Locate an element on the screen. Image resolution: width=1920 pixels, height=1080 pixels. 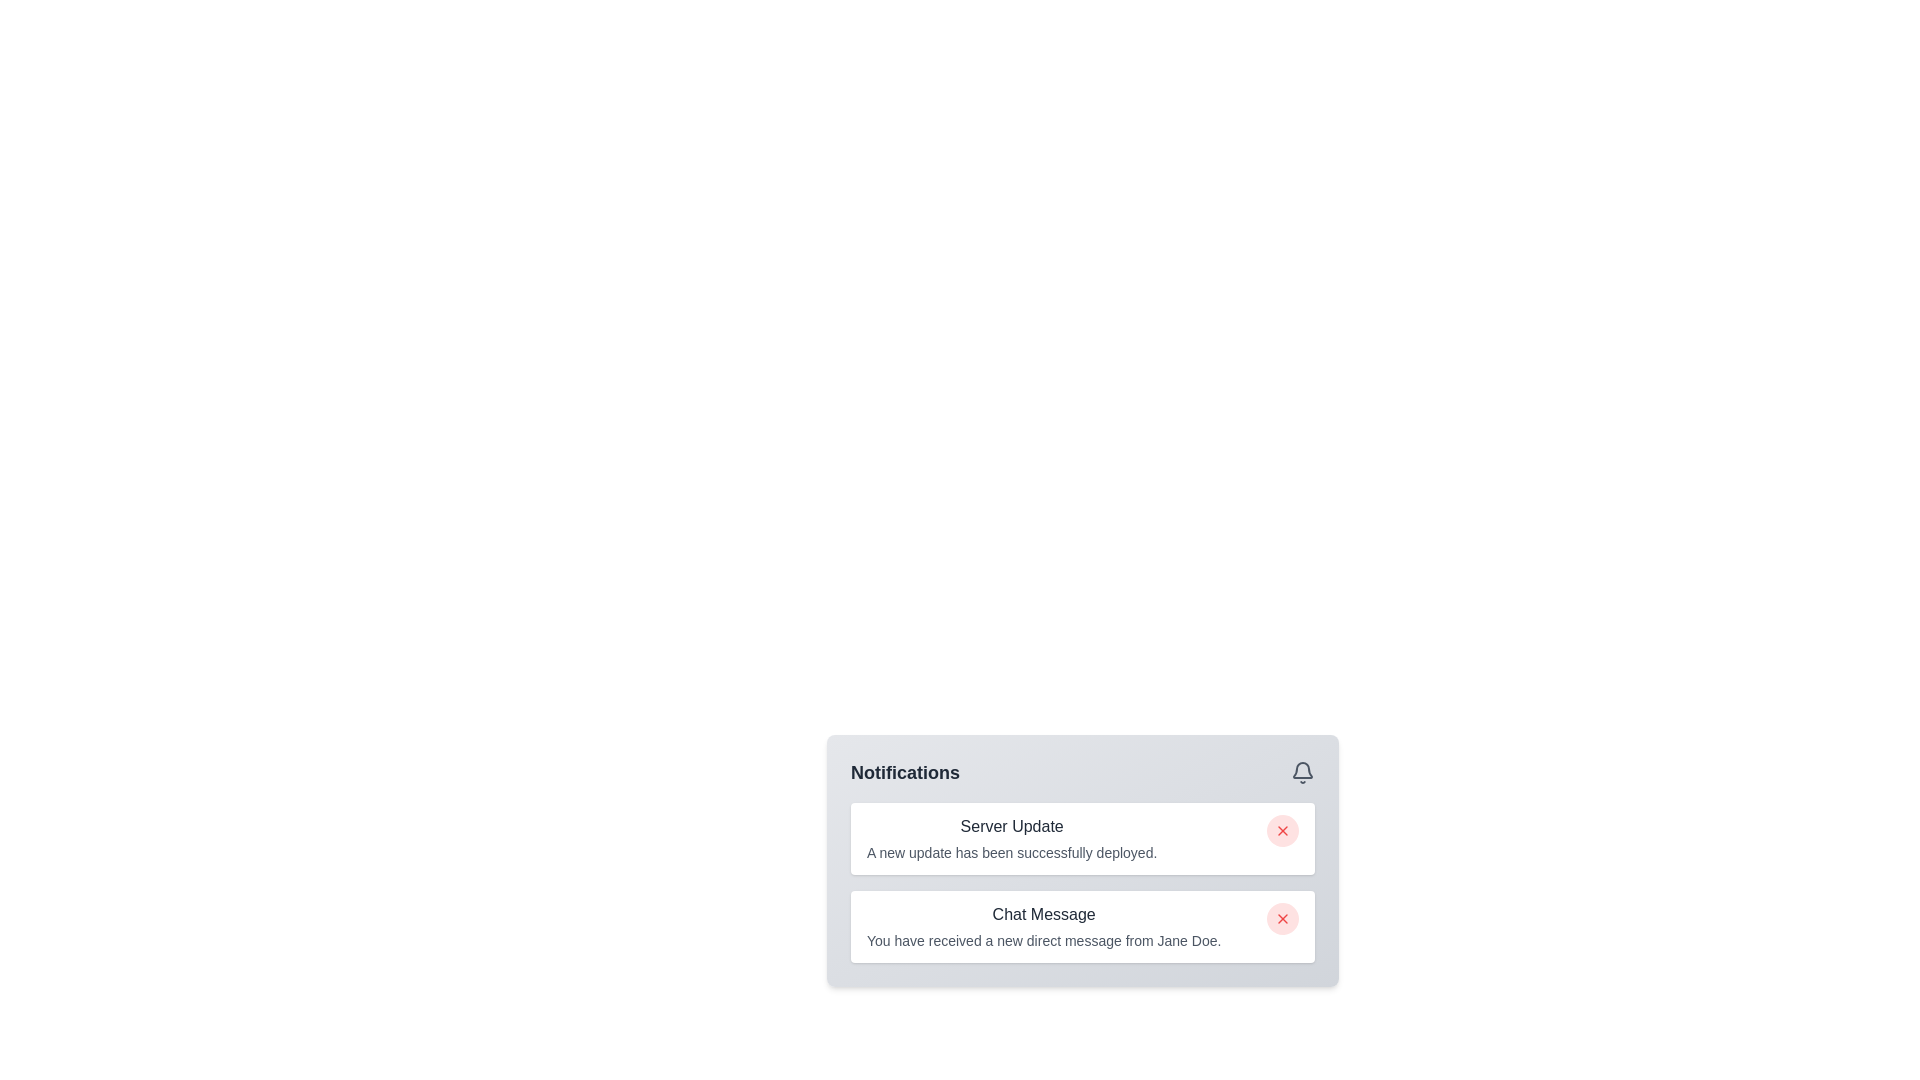
the notification label indicating a new direct message within the lower notification box of the message panel titled 'Notifications' is located at coordinates (1043, 941).